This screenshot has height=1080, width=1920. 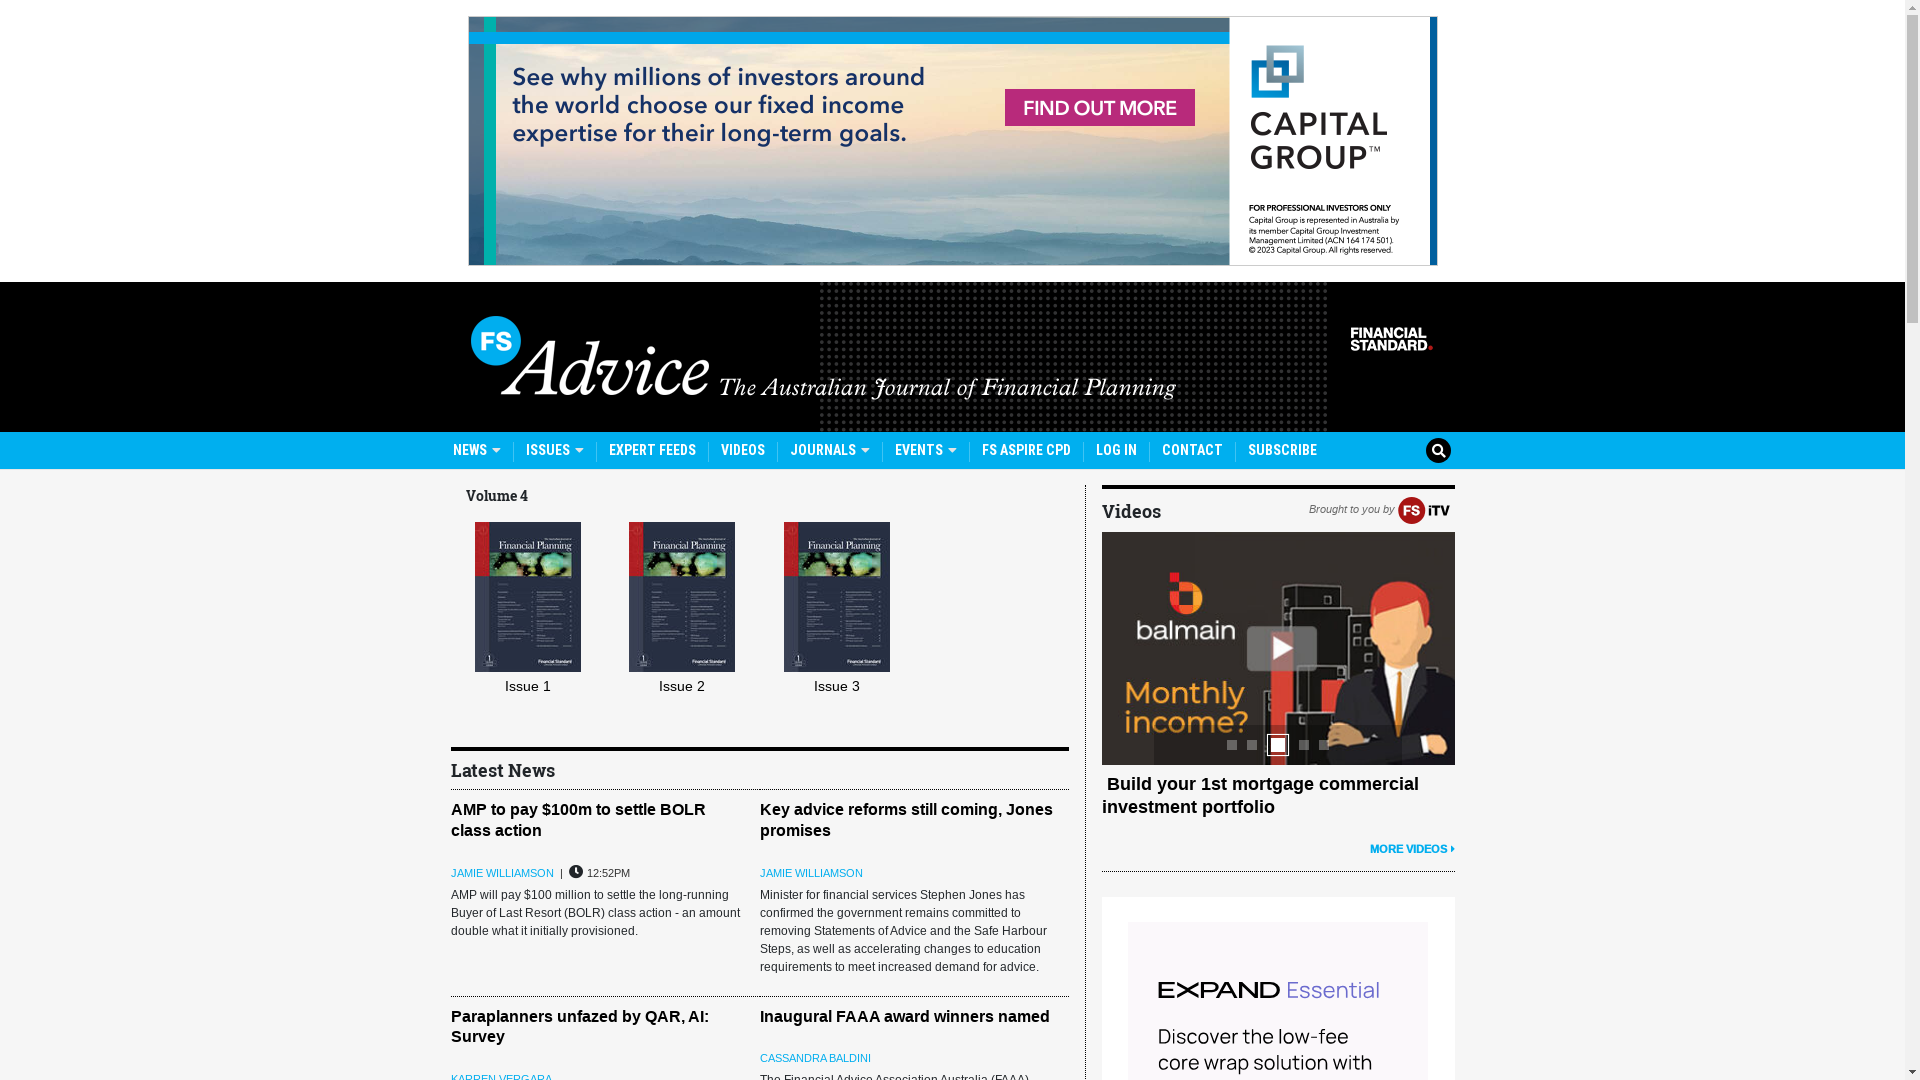 What do you see at coordinates (691, 640) in the screenshot?
I see `'Issue 2'` at bounding box center [691, 640].